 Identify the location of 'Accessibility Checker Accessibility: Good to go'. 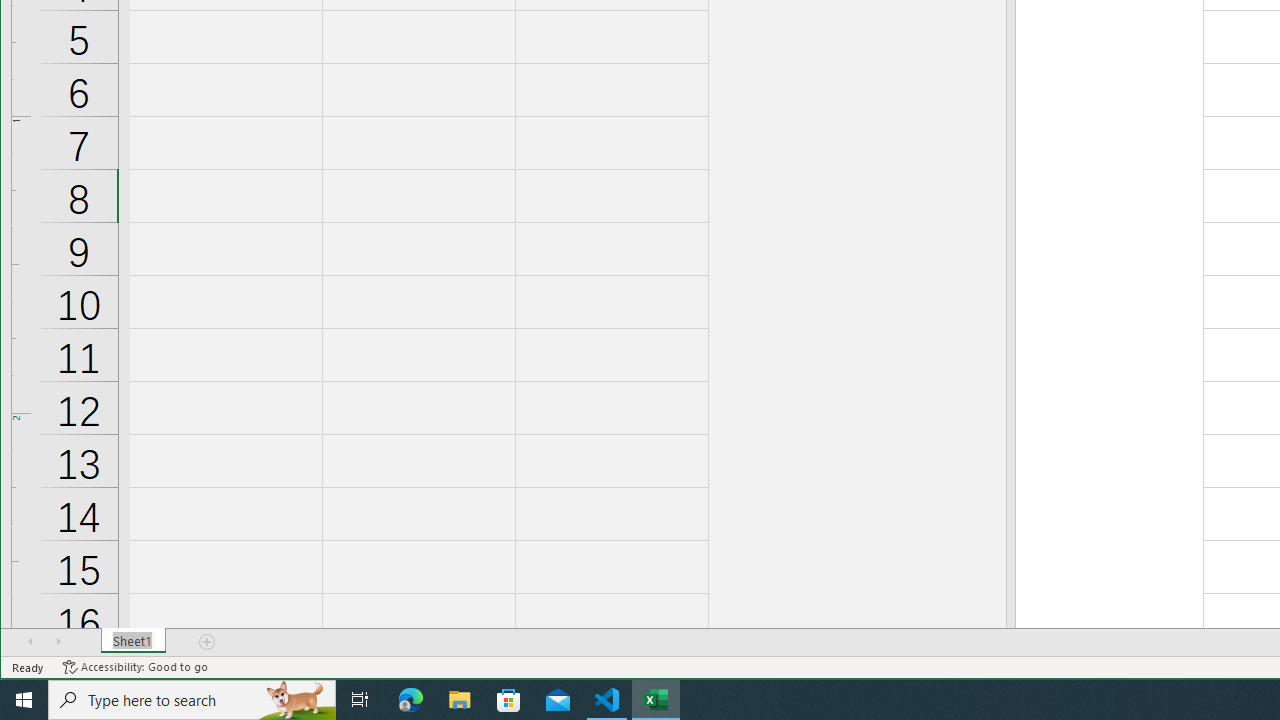
(134, 667).